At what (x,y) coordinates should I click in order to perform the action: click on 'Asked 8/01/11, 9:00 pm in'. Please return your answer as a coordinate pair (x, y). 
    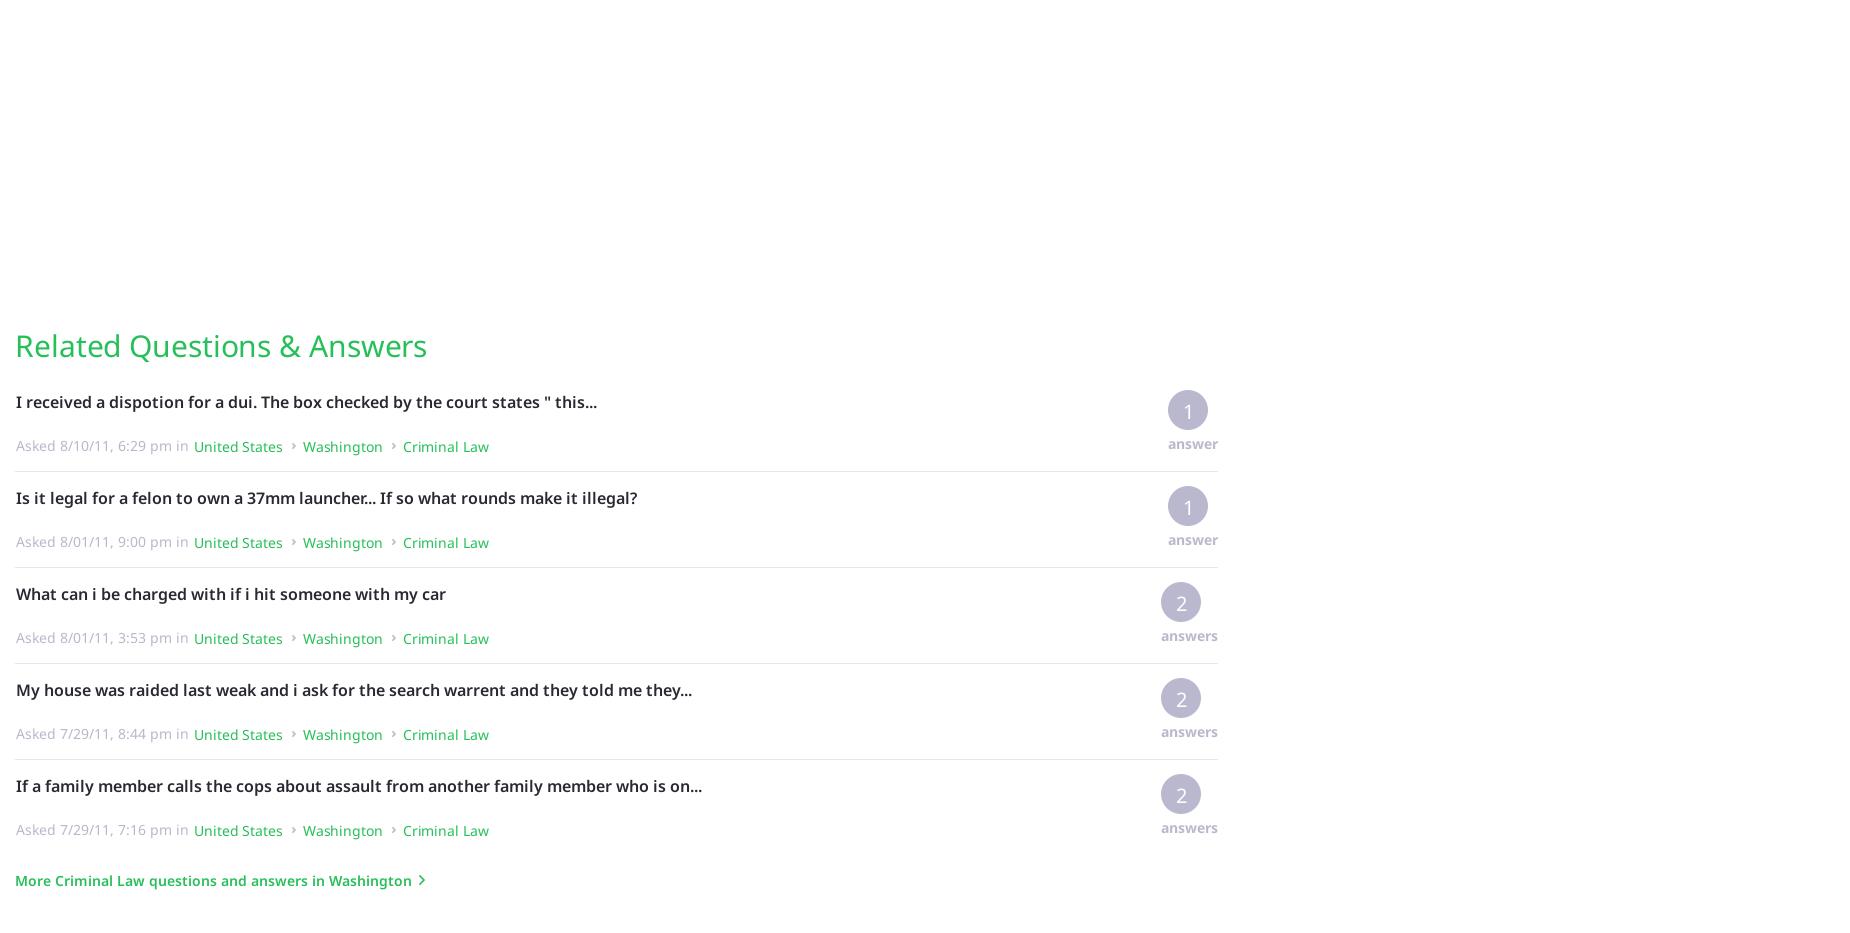
    Looking at the image, I should click on (101, 539).